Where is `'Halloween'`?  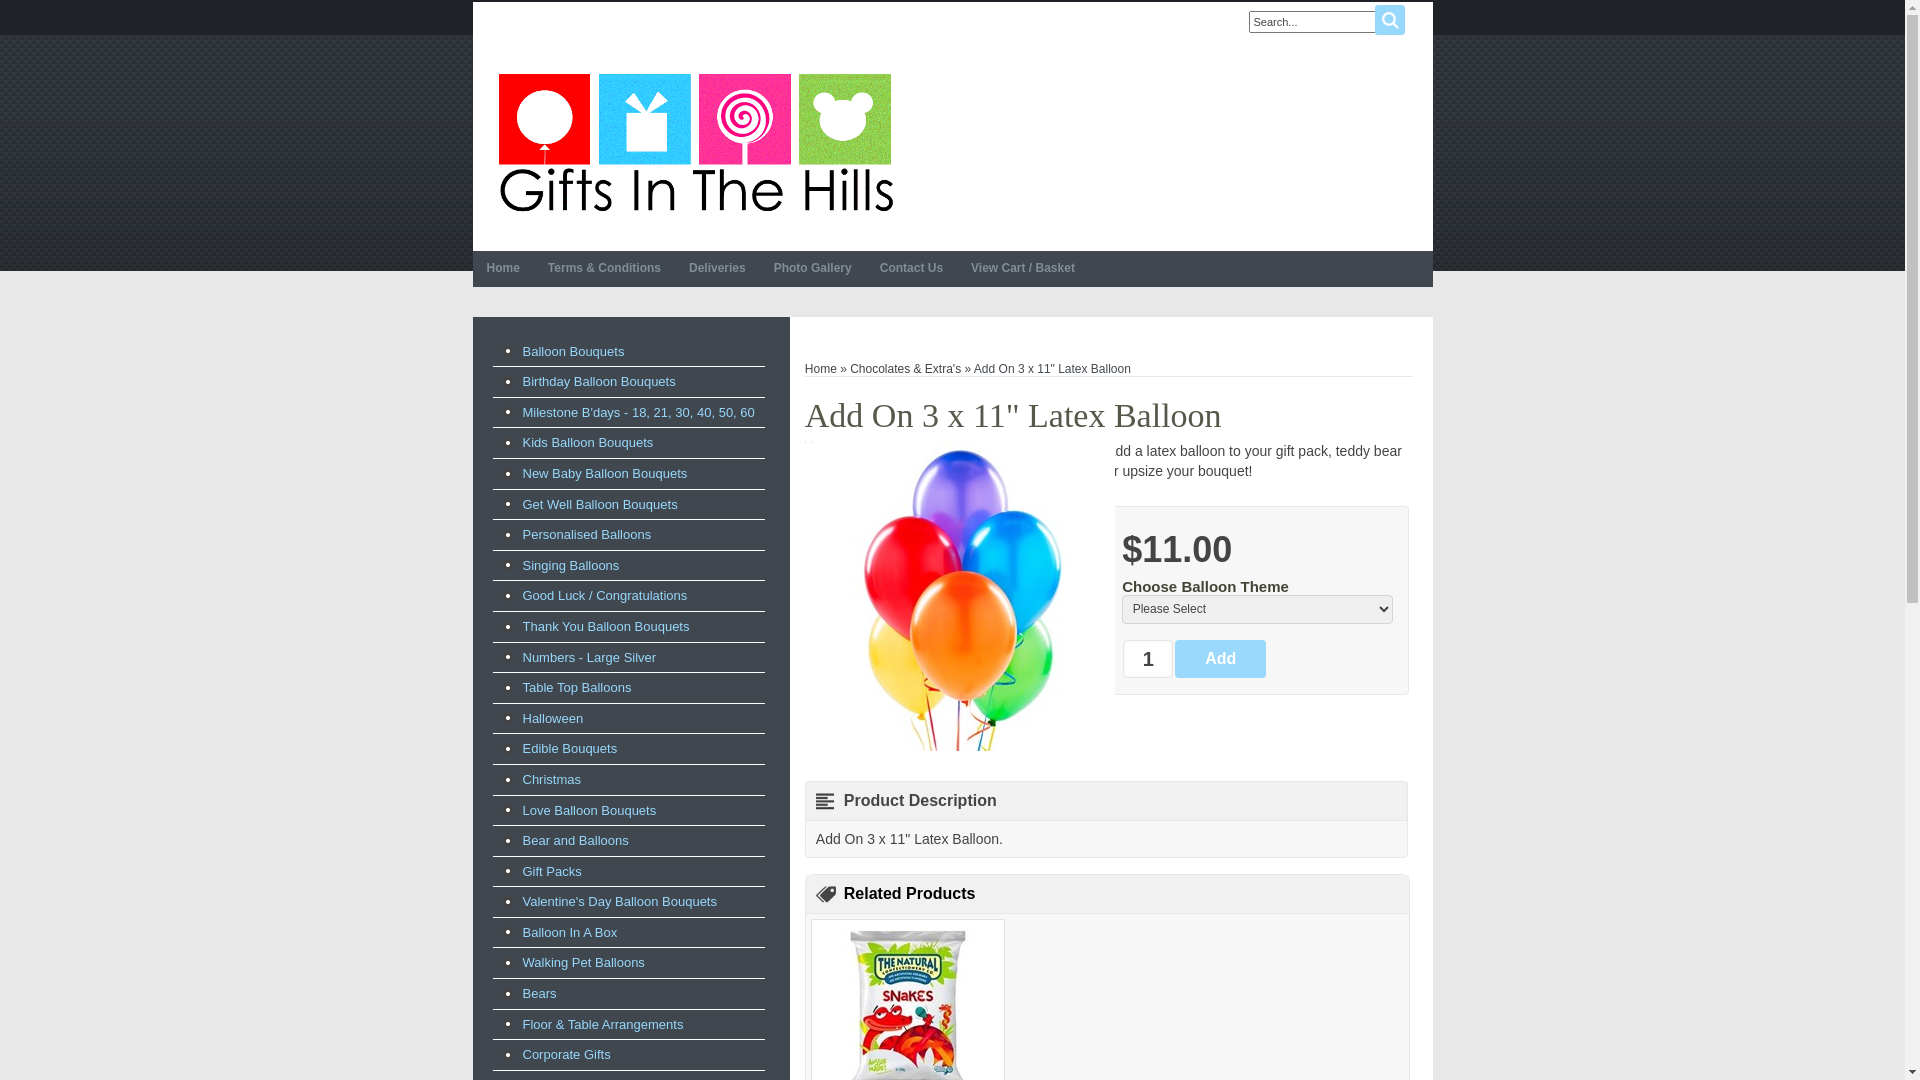 'Halloween' is located at coordinates (627, 717).